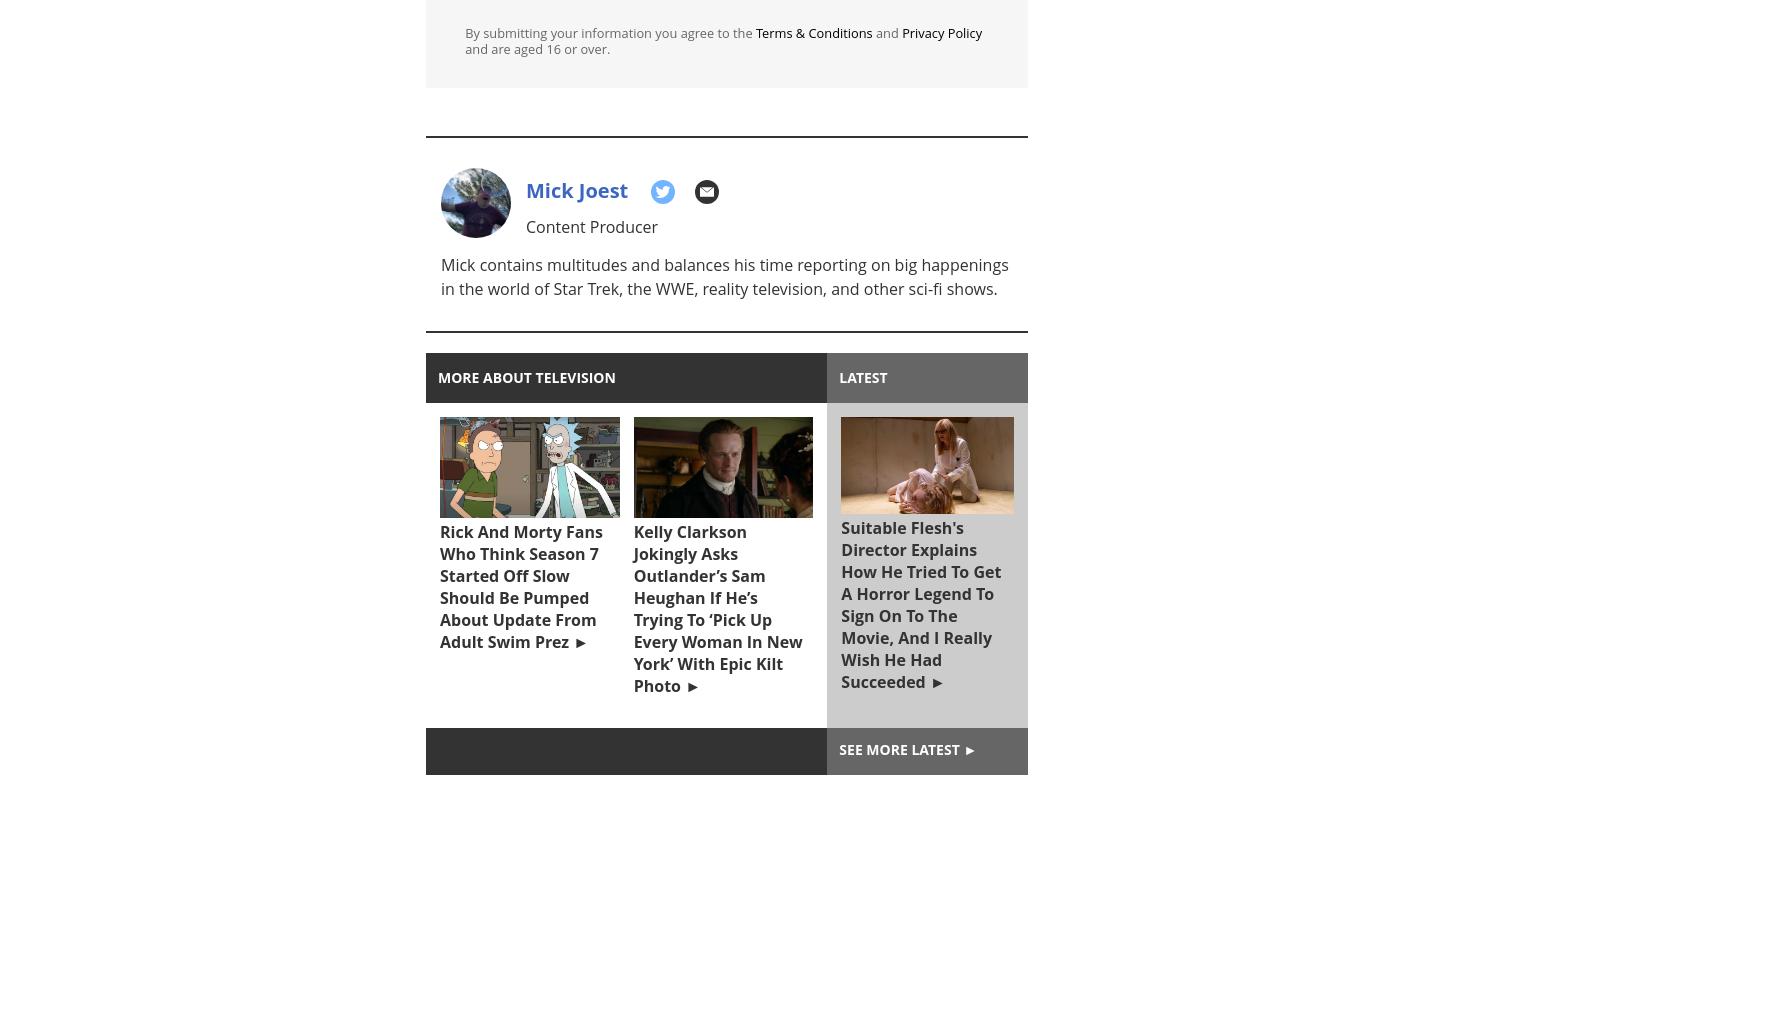 The image size is (1774, 1028). What do you see at coordinates (754, 31) in the screenshot?
I see `'Terms & Conditions'` at bounding box center [754, 31].